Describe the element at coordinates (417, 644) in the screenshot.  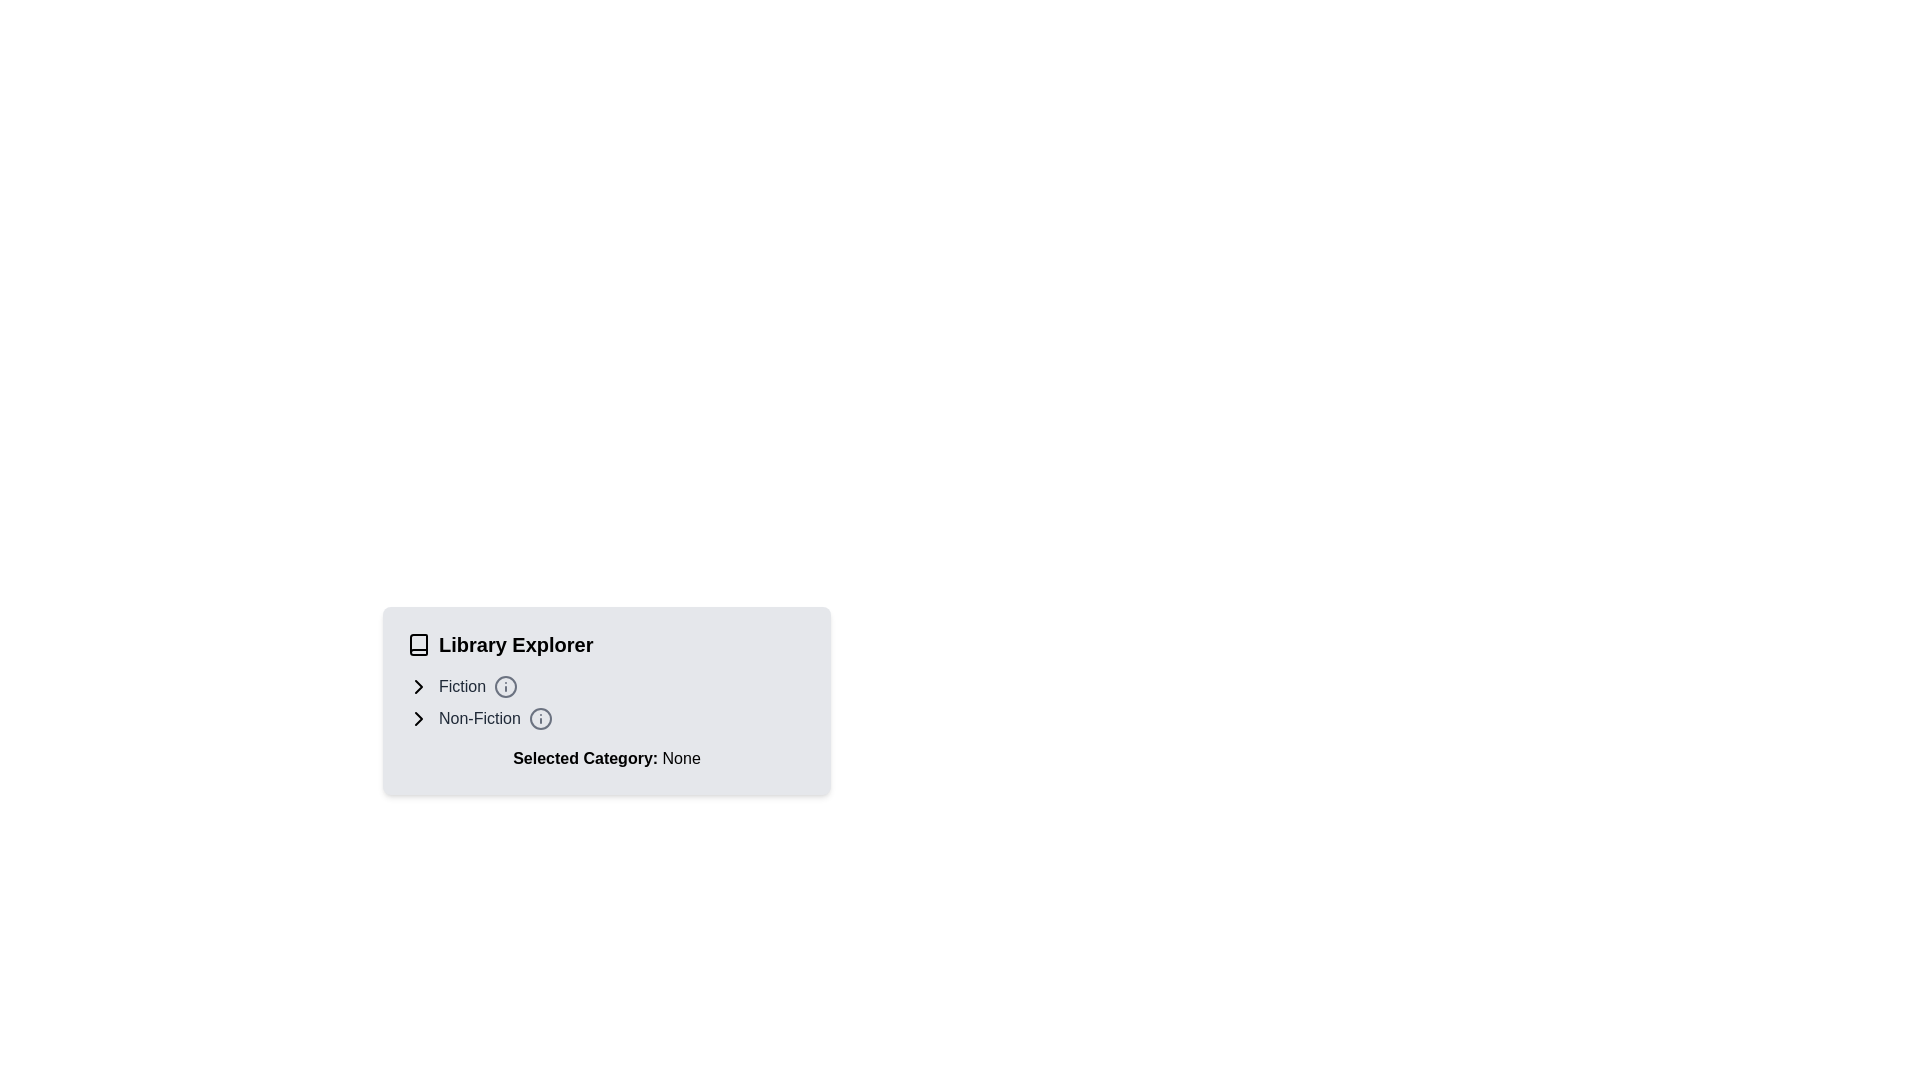
I see `the book icon located in the header of the 'Library Explorer' section, positioned at the far left before the title text 'Library Explorer'` at that location.